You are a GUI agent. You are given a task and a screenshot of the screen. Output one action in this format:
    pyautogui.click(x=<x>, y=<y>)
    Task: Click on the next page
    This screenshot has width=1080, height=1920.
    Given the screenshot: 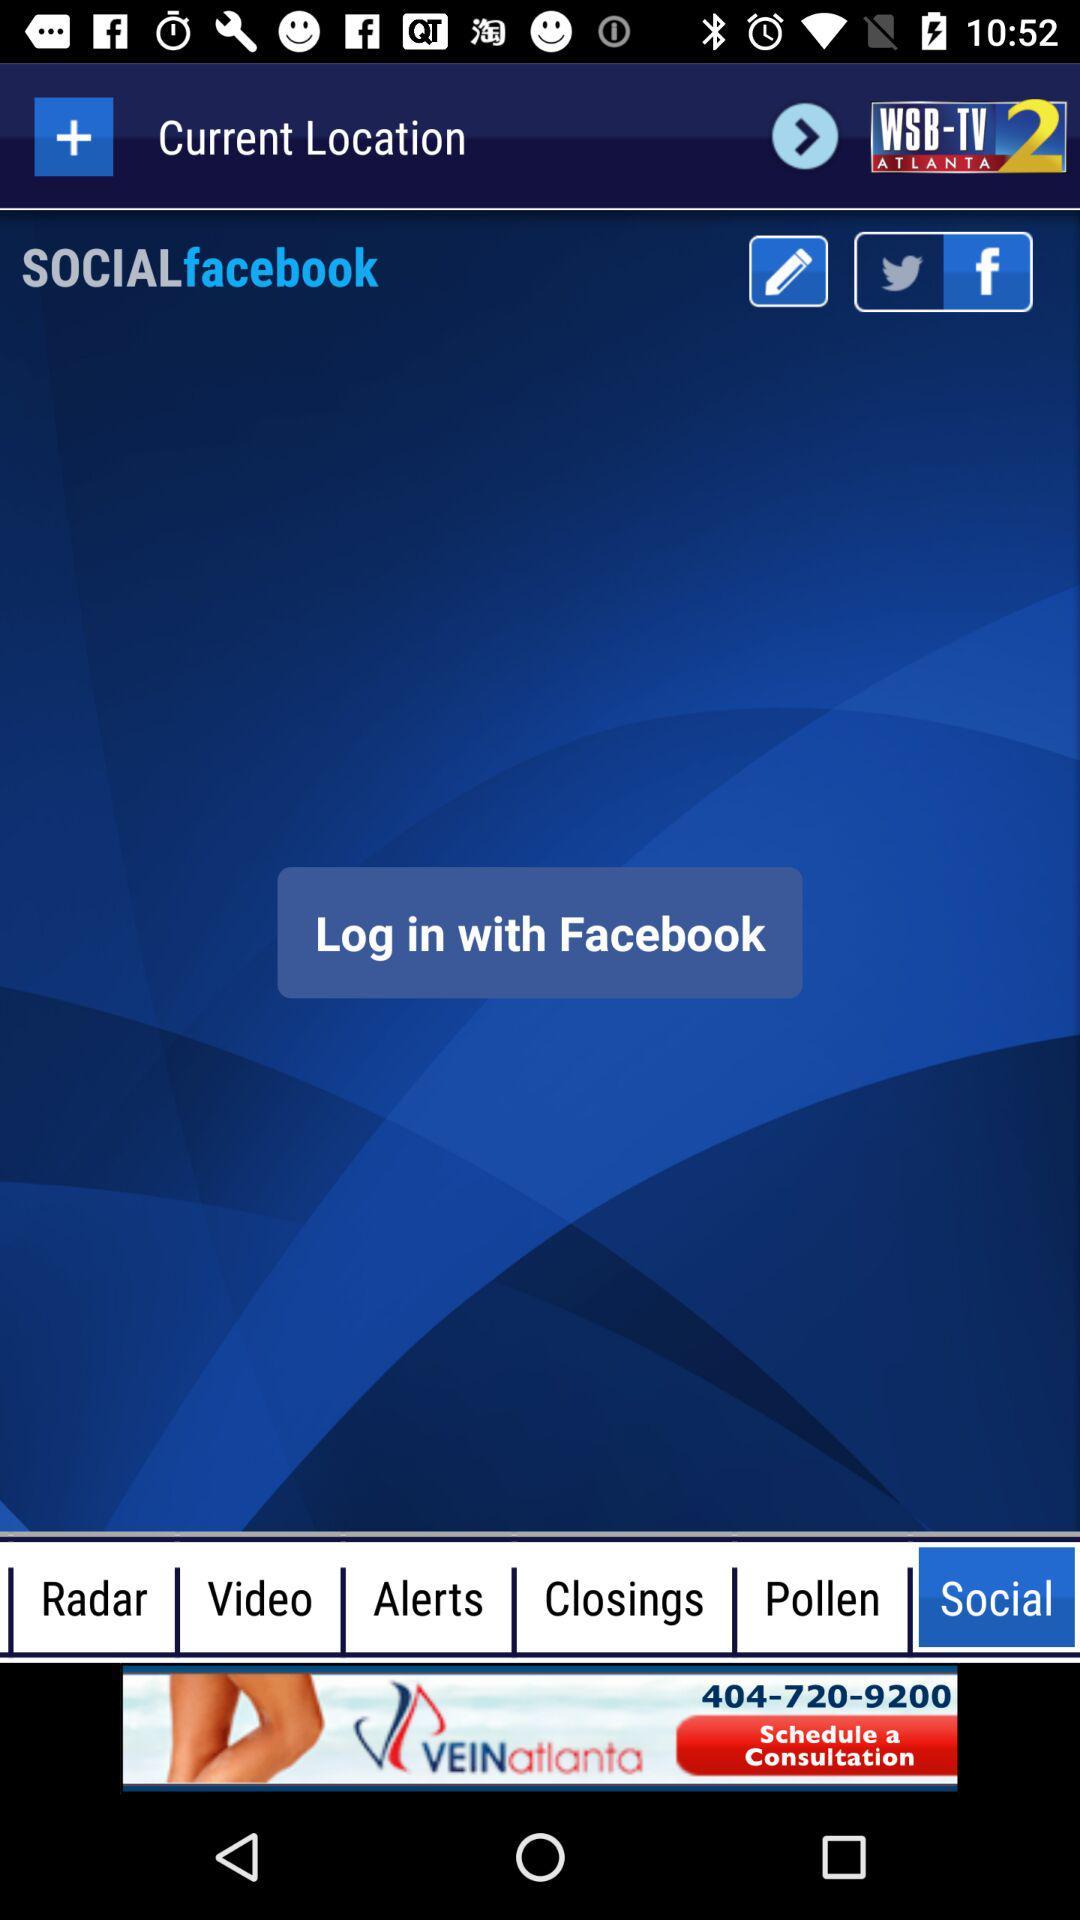 What is the action you would take?
    pyautogui.click(x=804, y=135)
    